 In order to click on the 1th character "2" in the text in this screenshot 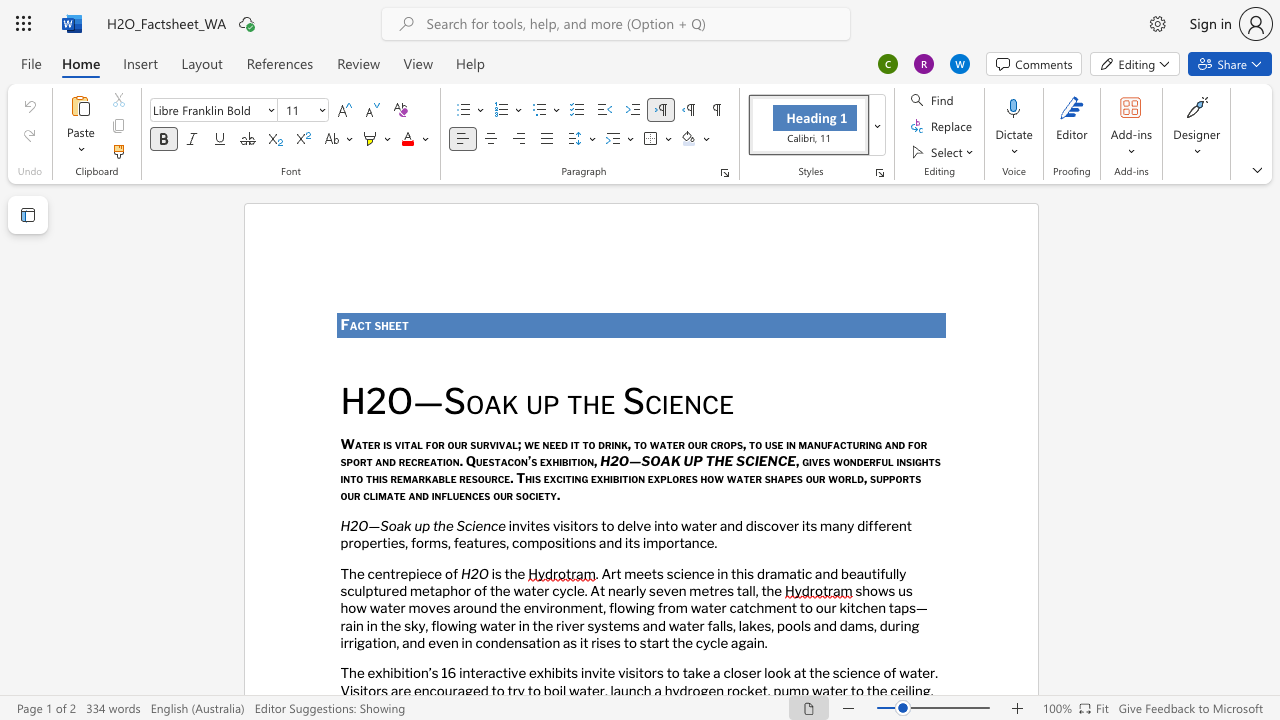, I will do `click(354, 524)`.